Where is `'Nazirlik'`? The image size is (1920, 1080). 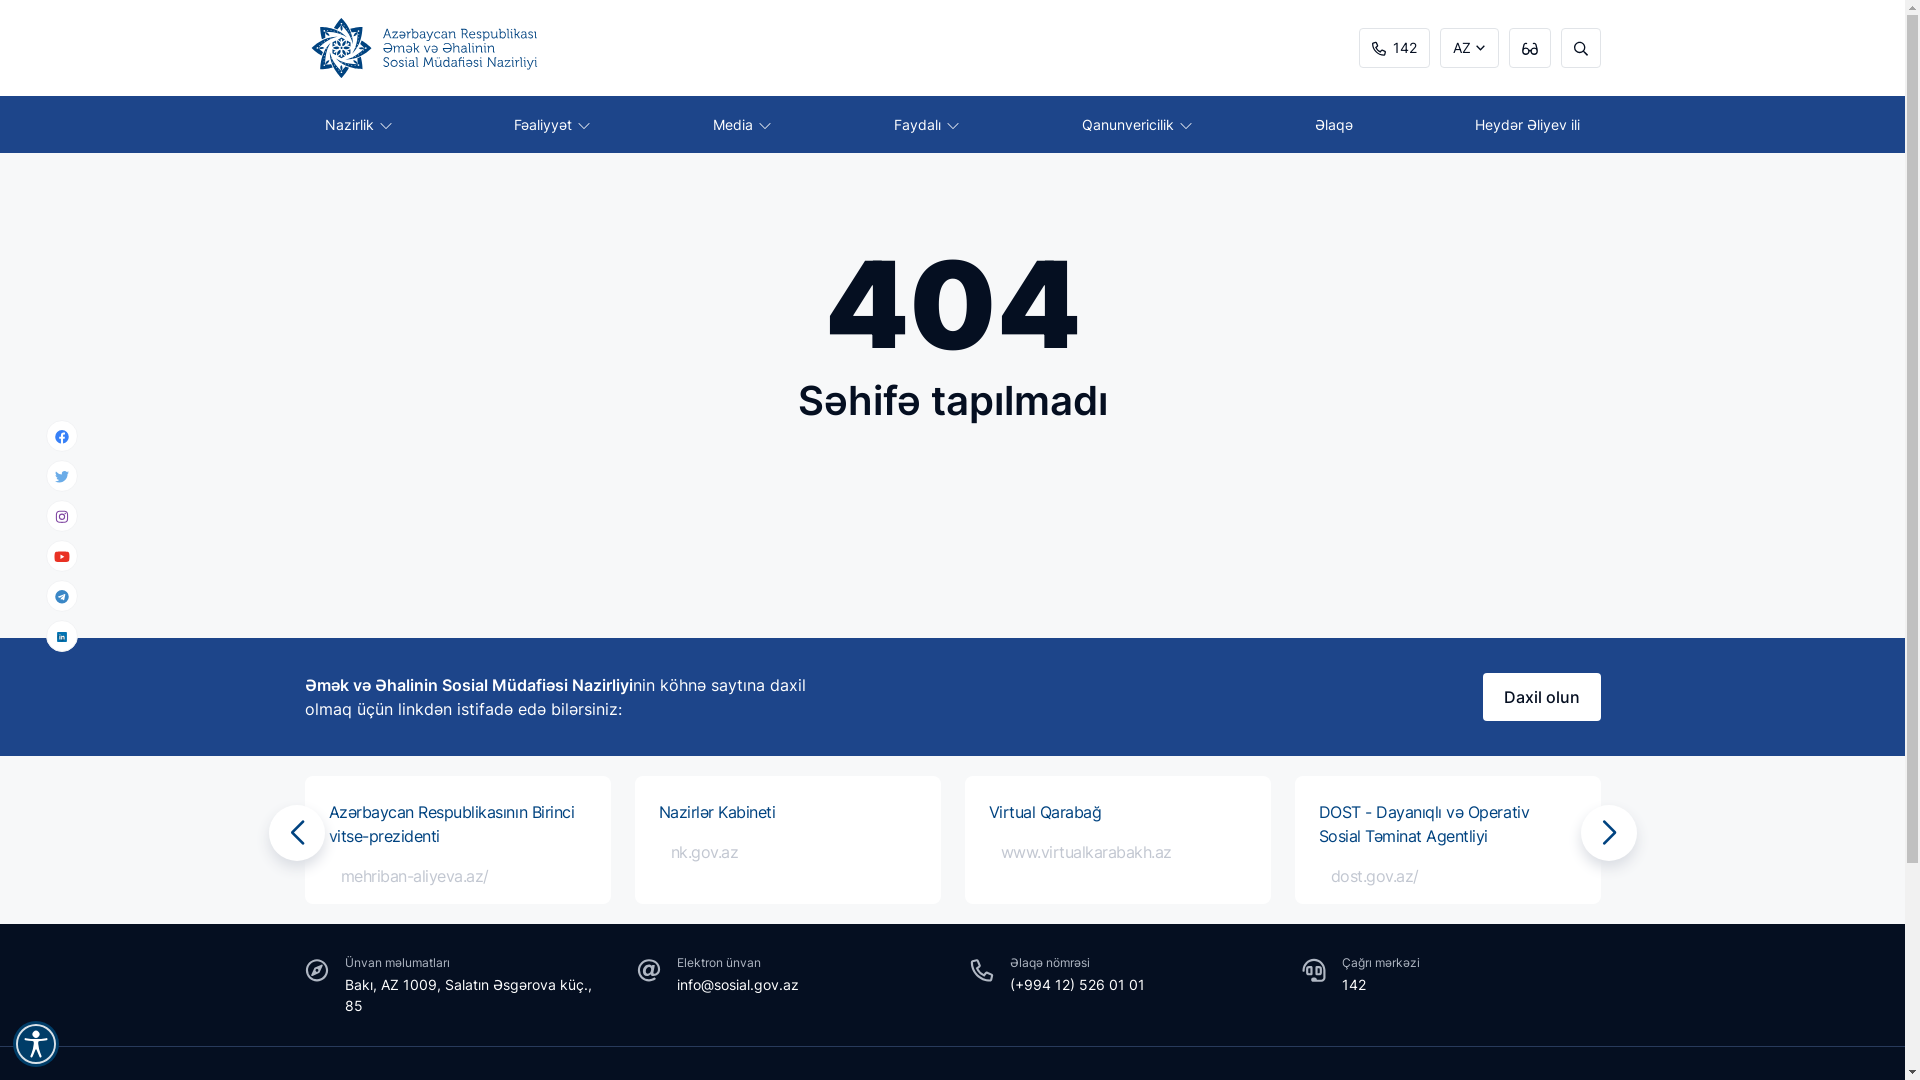 'Nazirlik' is located at coordinates (357, 124).